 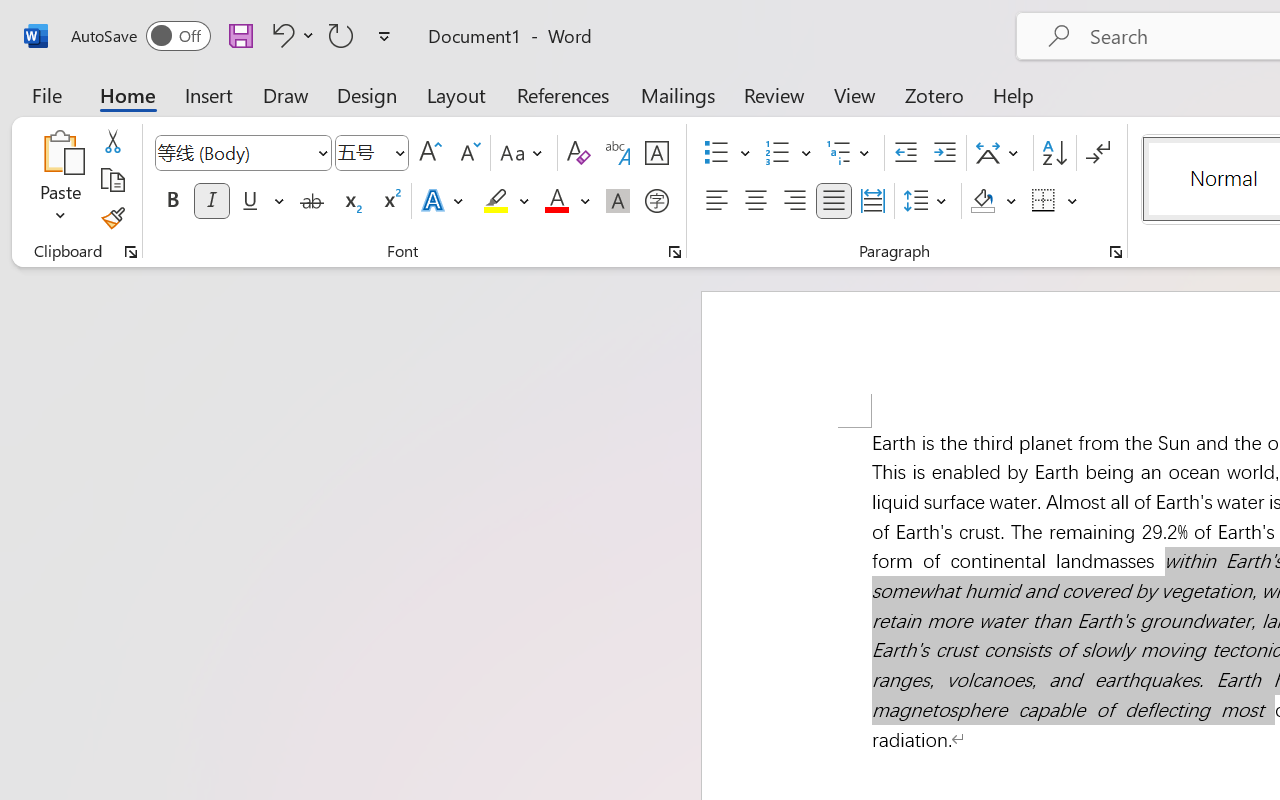 I want to click on 'Distributed', so click(x=872, y=201).